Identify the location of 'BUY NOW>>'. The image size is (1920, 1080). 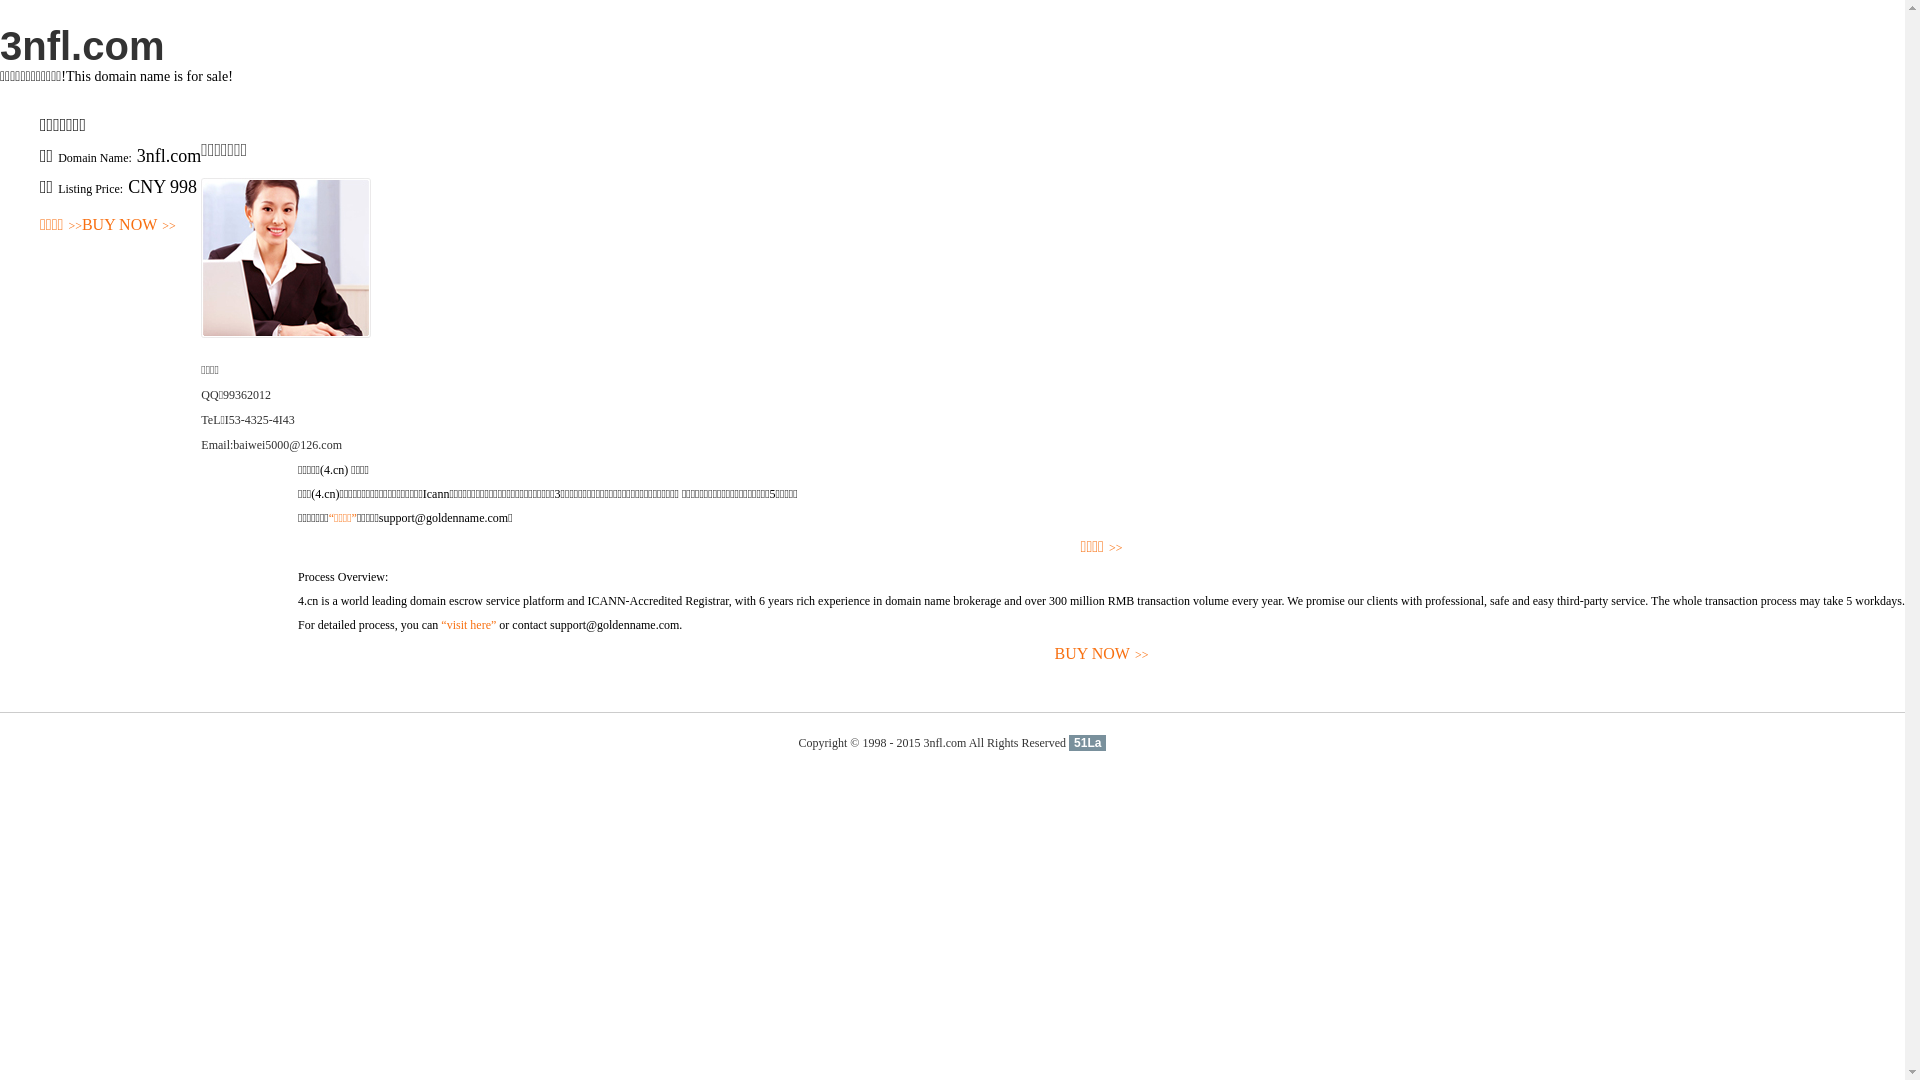
(128, 225).